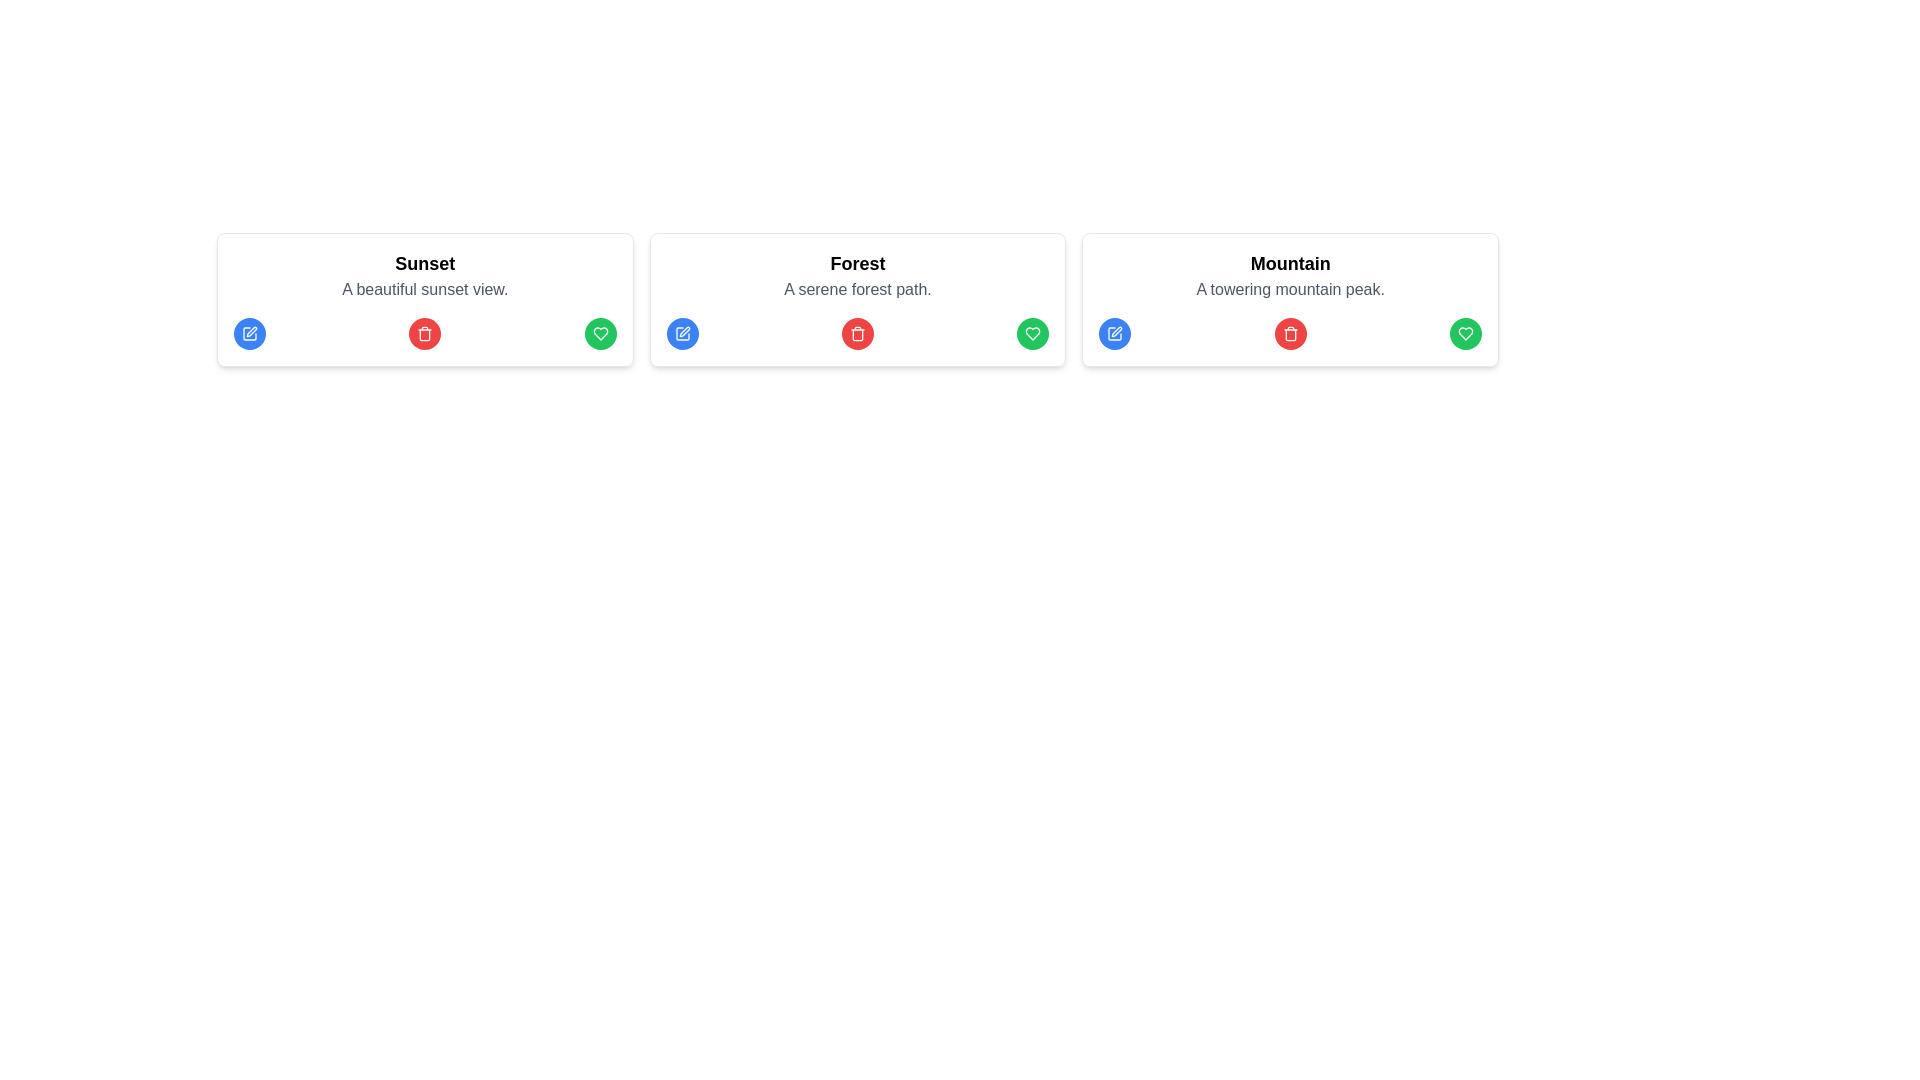  I want to click on the square pen icon button with a blue circular background located in the top-left corner of the 'Mountain' card, so click(1114, 333).